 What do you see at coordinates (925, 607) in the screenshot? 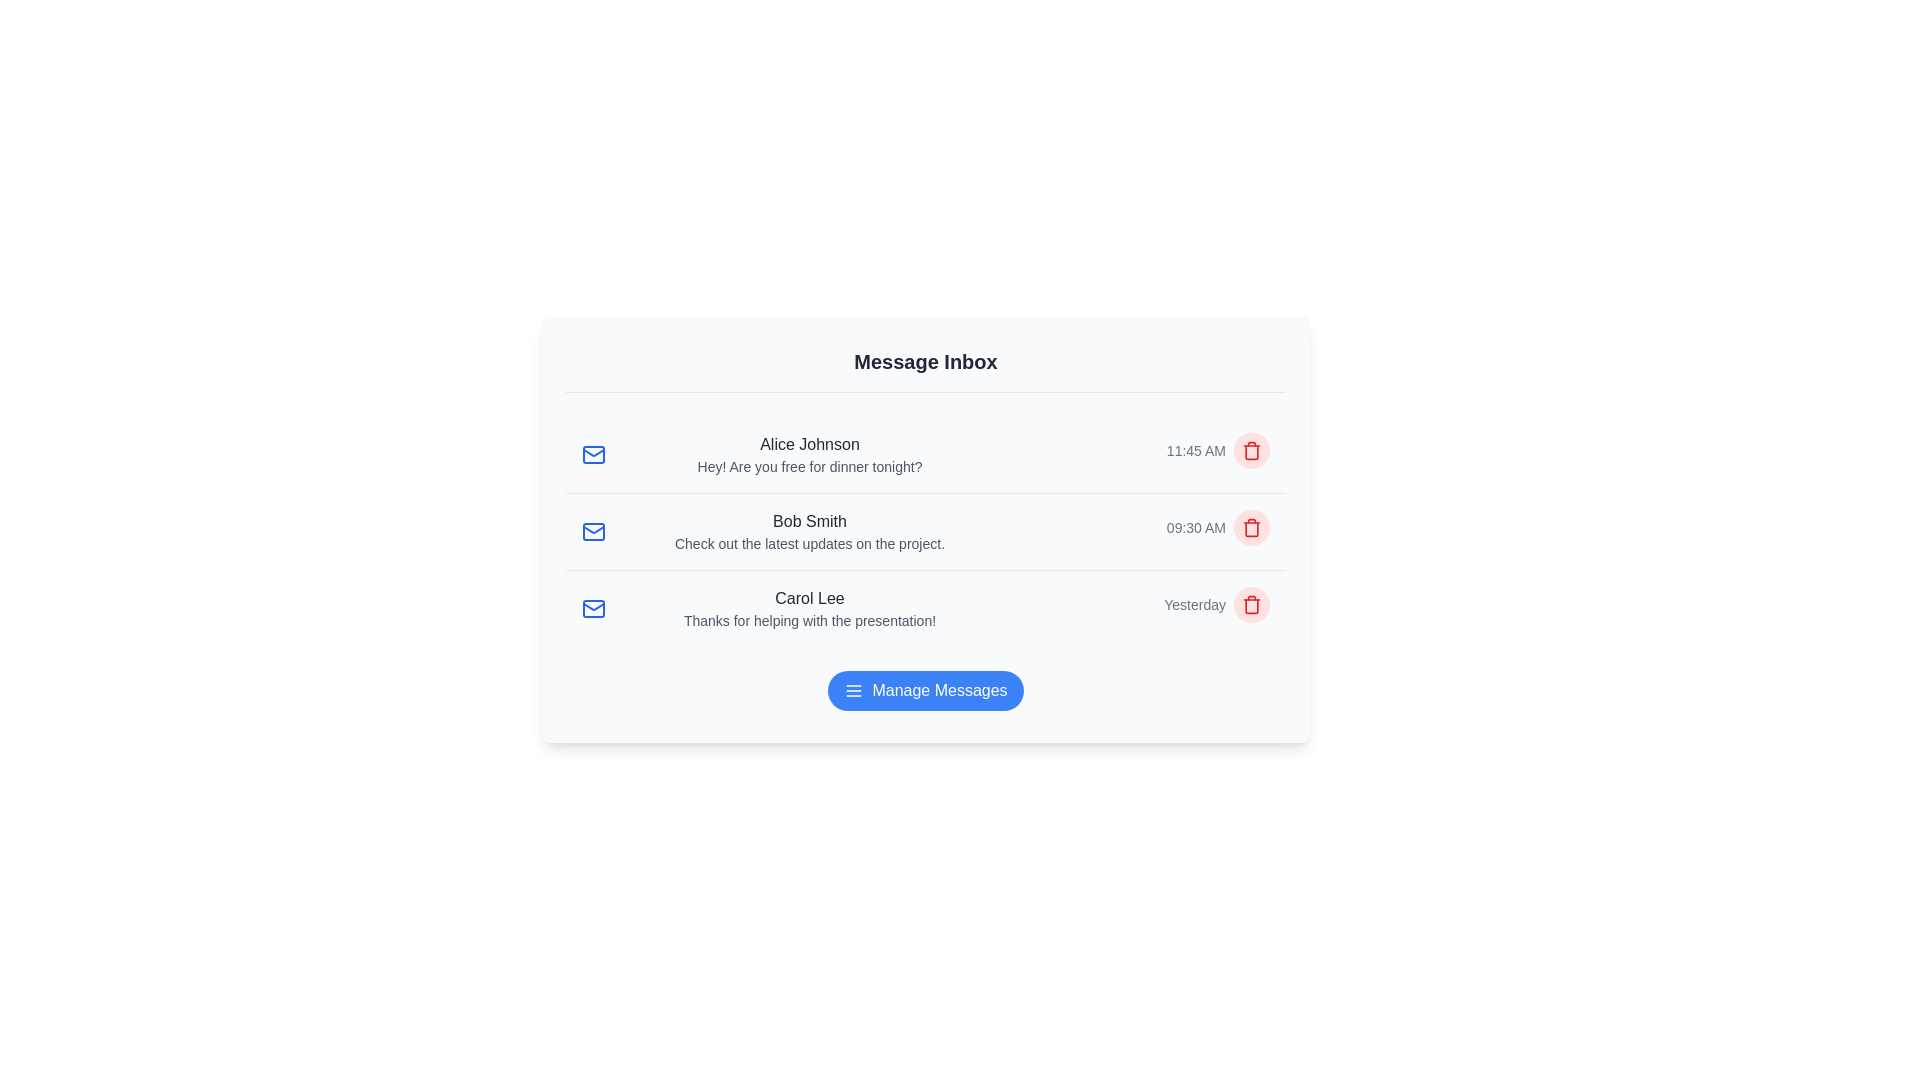
I see `the message row corresponding to Carol Lee` at bounding box center [925, 607].